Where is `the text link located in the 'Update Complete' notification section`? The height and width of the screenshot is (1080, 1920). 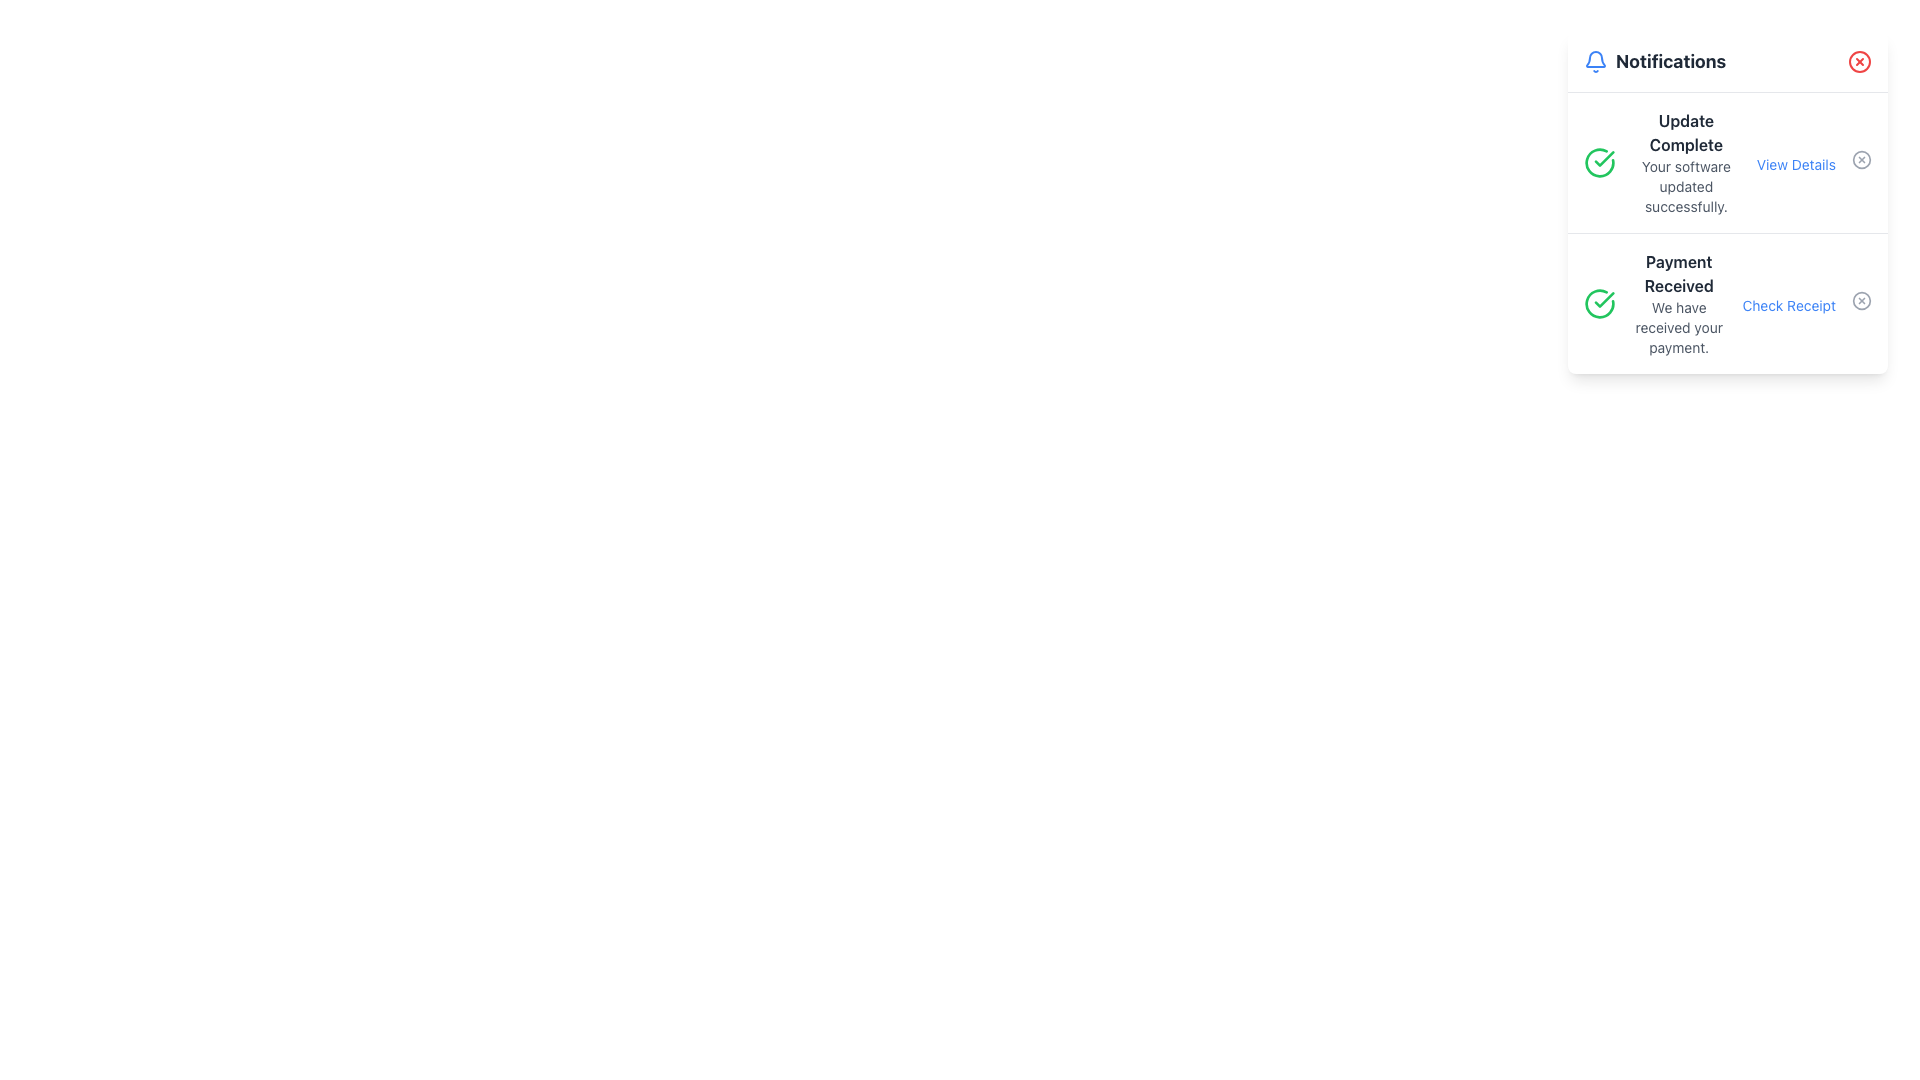
the text link located in the 'Update Complete' notification section is located at coordinates (1814, 161).